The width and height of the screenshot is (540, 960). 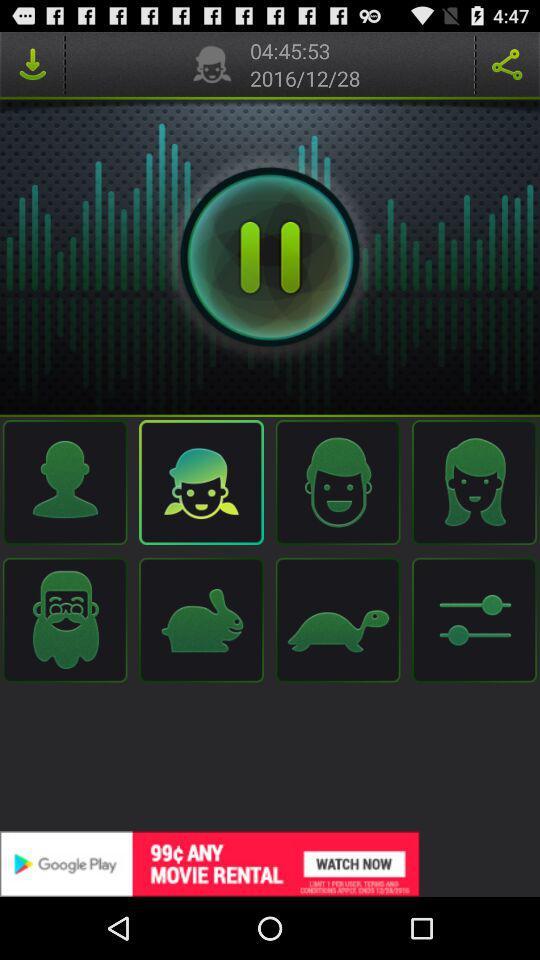 I want to click on share, so click(x=507, y=64).